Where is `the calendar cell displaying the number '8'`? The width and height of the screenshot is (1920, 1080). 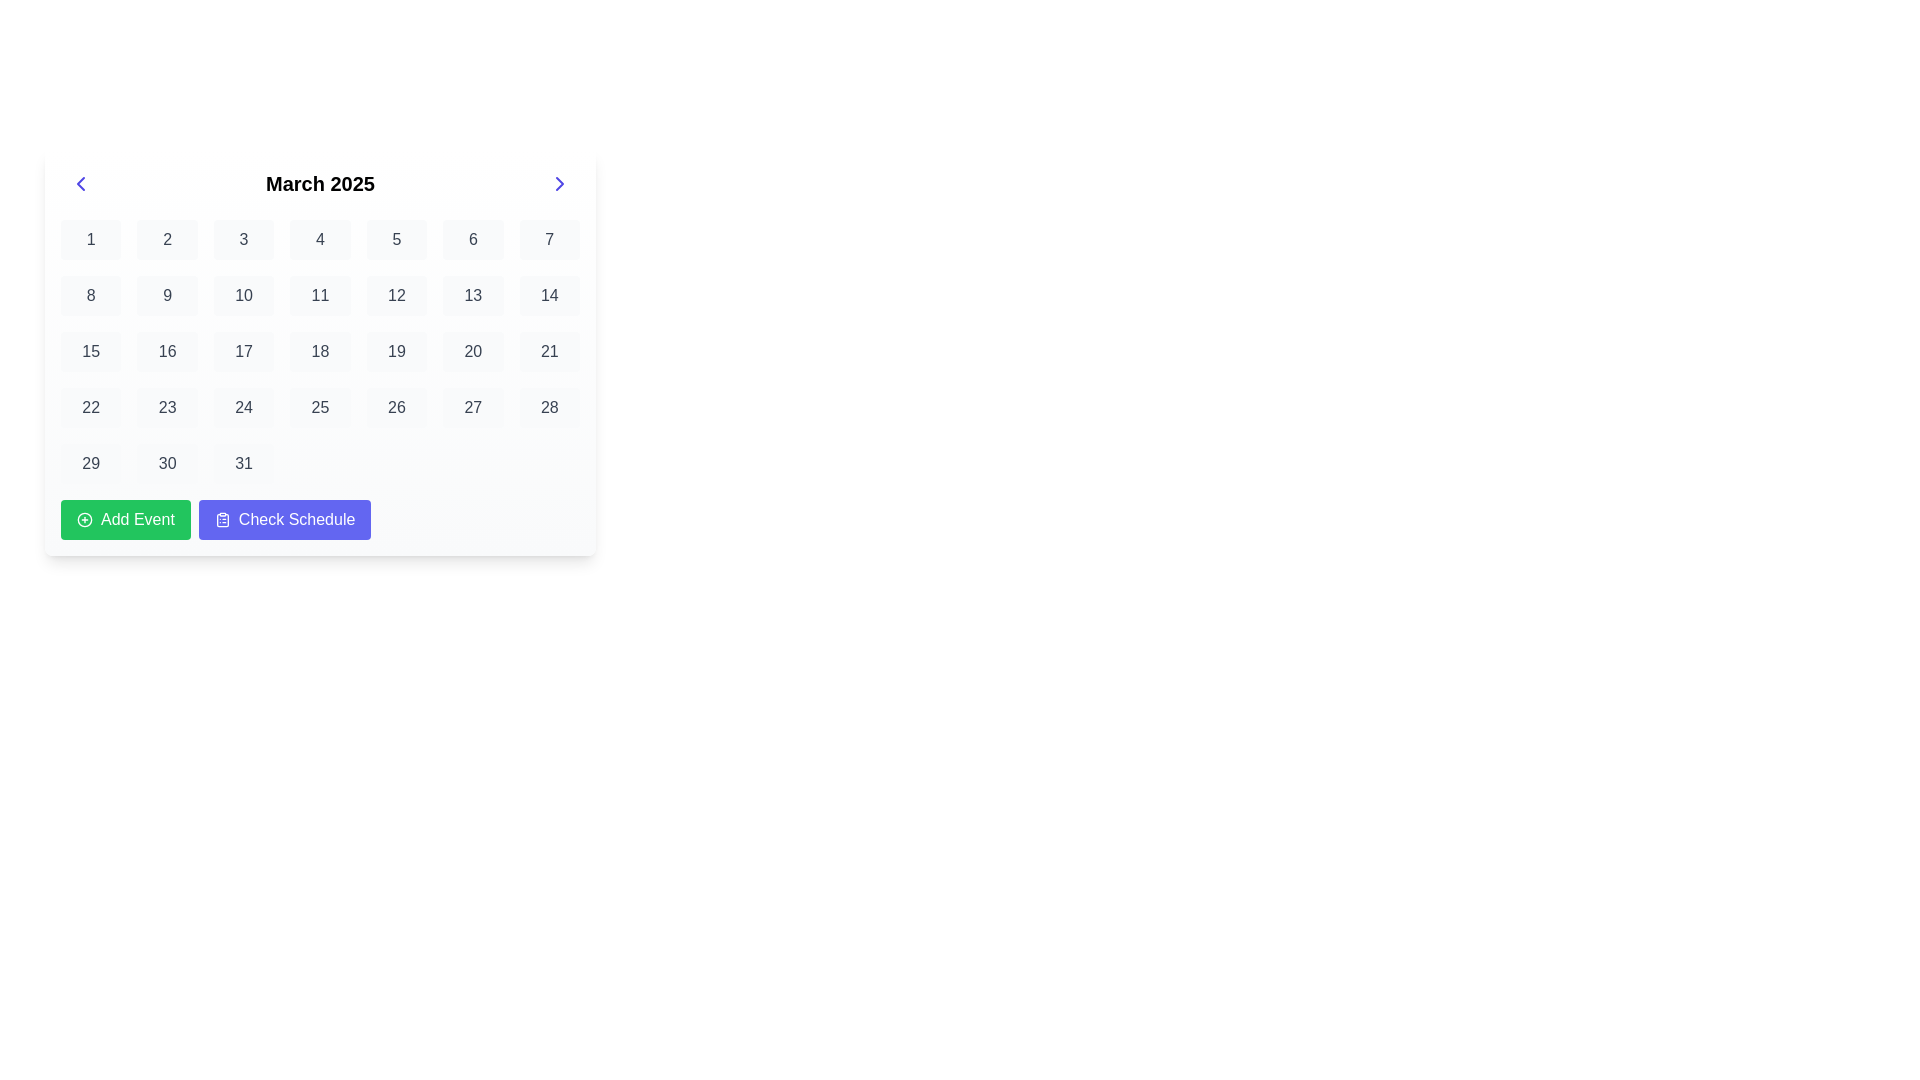
the calendar cell displaying the number '8' is located at coordinates (90, 296).